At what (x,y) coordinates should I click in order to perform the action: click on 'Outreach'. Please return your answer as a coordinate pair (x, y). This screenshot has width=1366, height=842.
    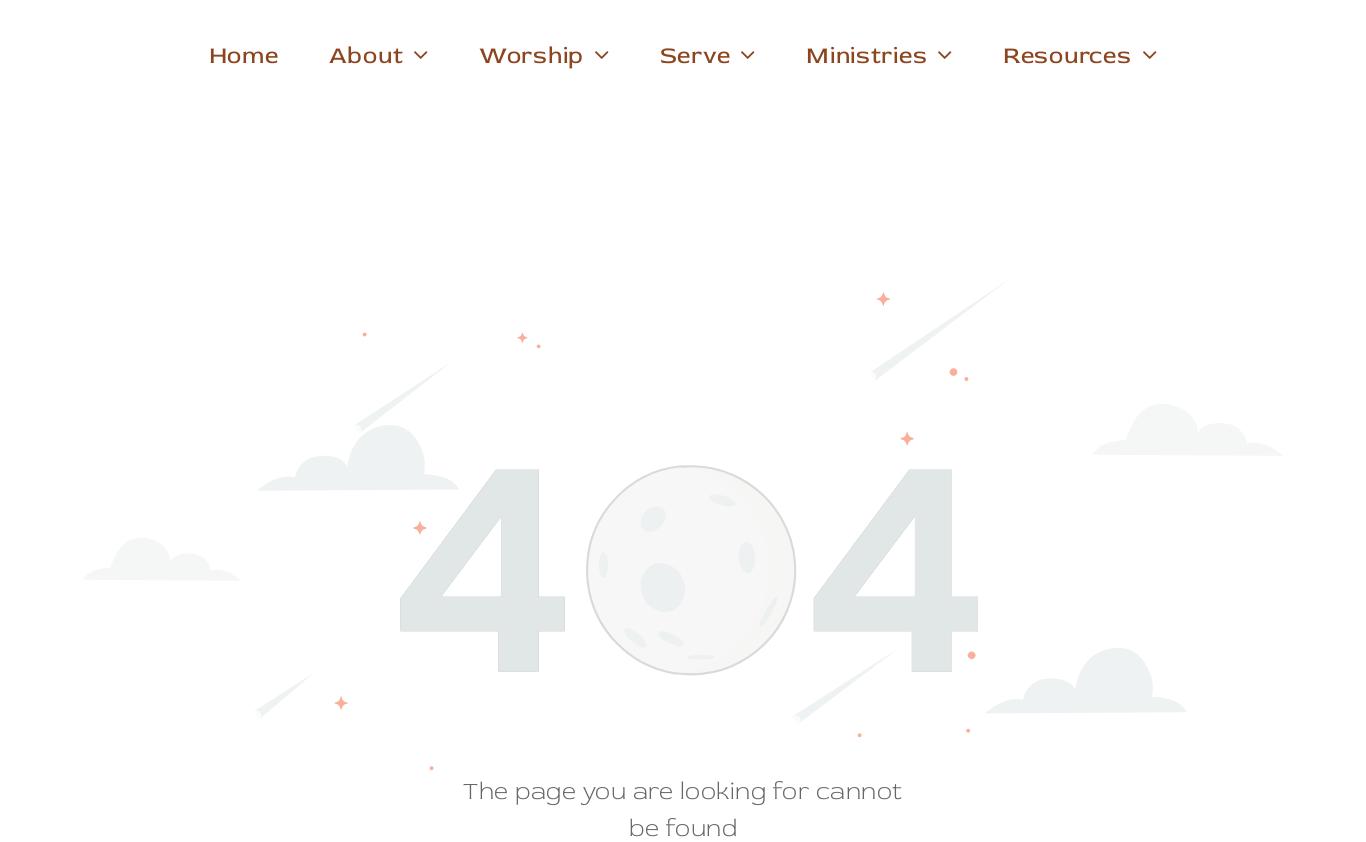
    Looking at the image, I should click on (859, 192).